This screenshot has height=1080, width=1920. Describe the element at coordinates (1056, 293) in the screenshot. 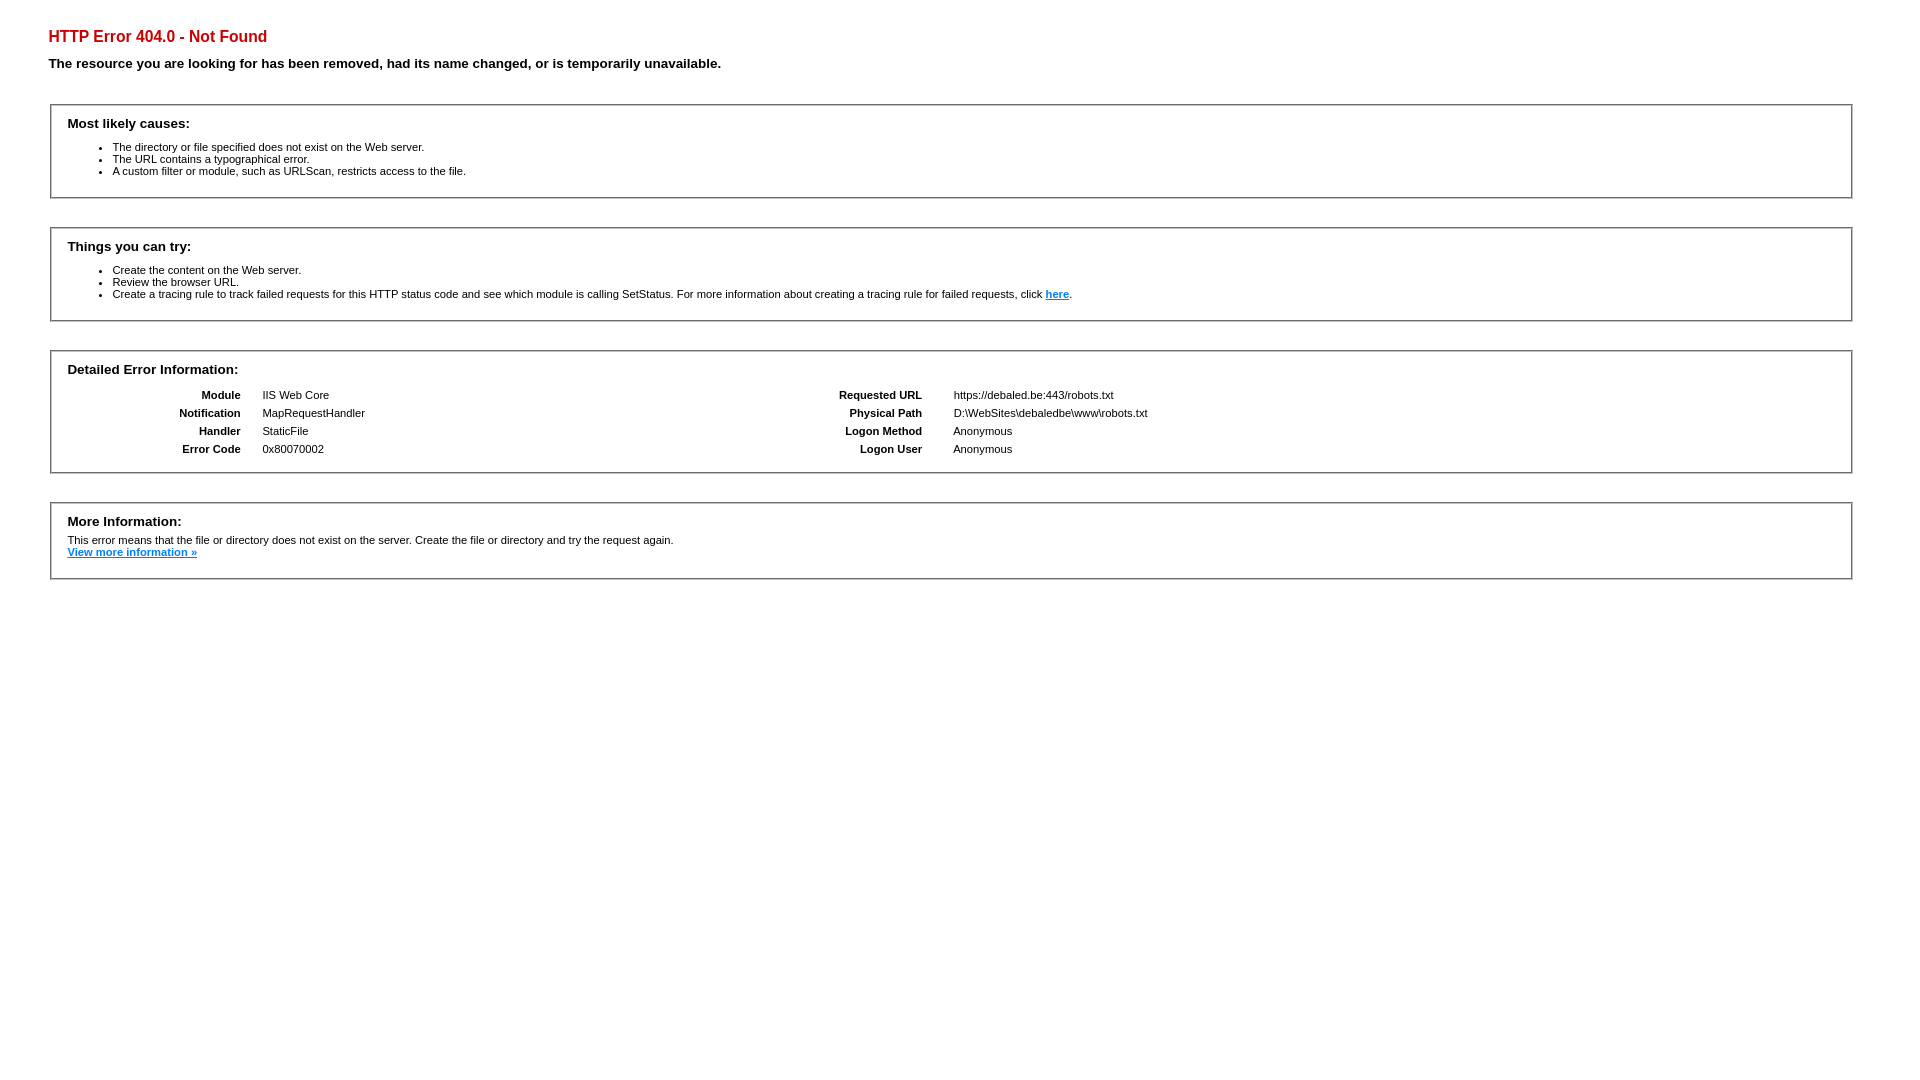

I see `'here'` at that location.